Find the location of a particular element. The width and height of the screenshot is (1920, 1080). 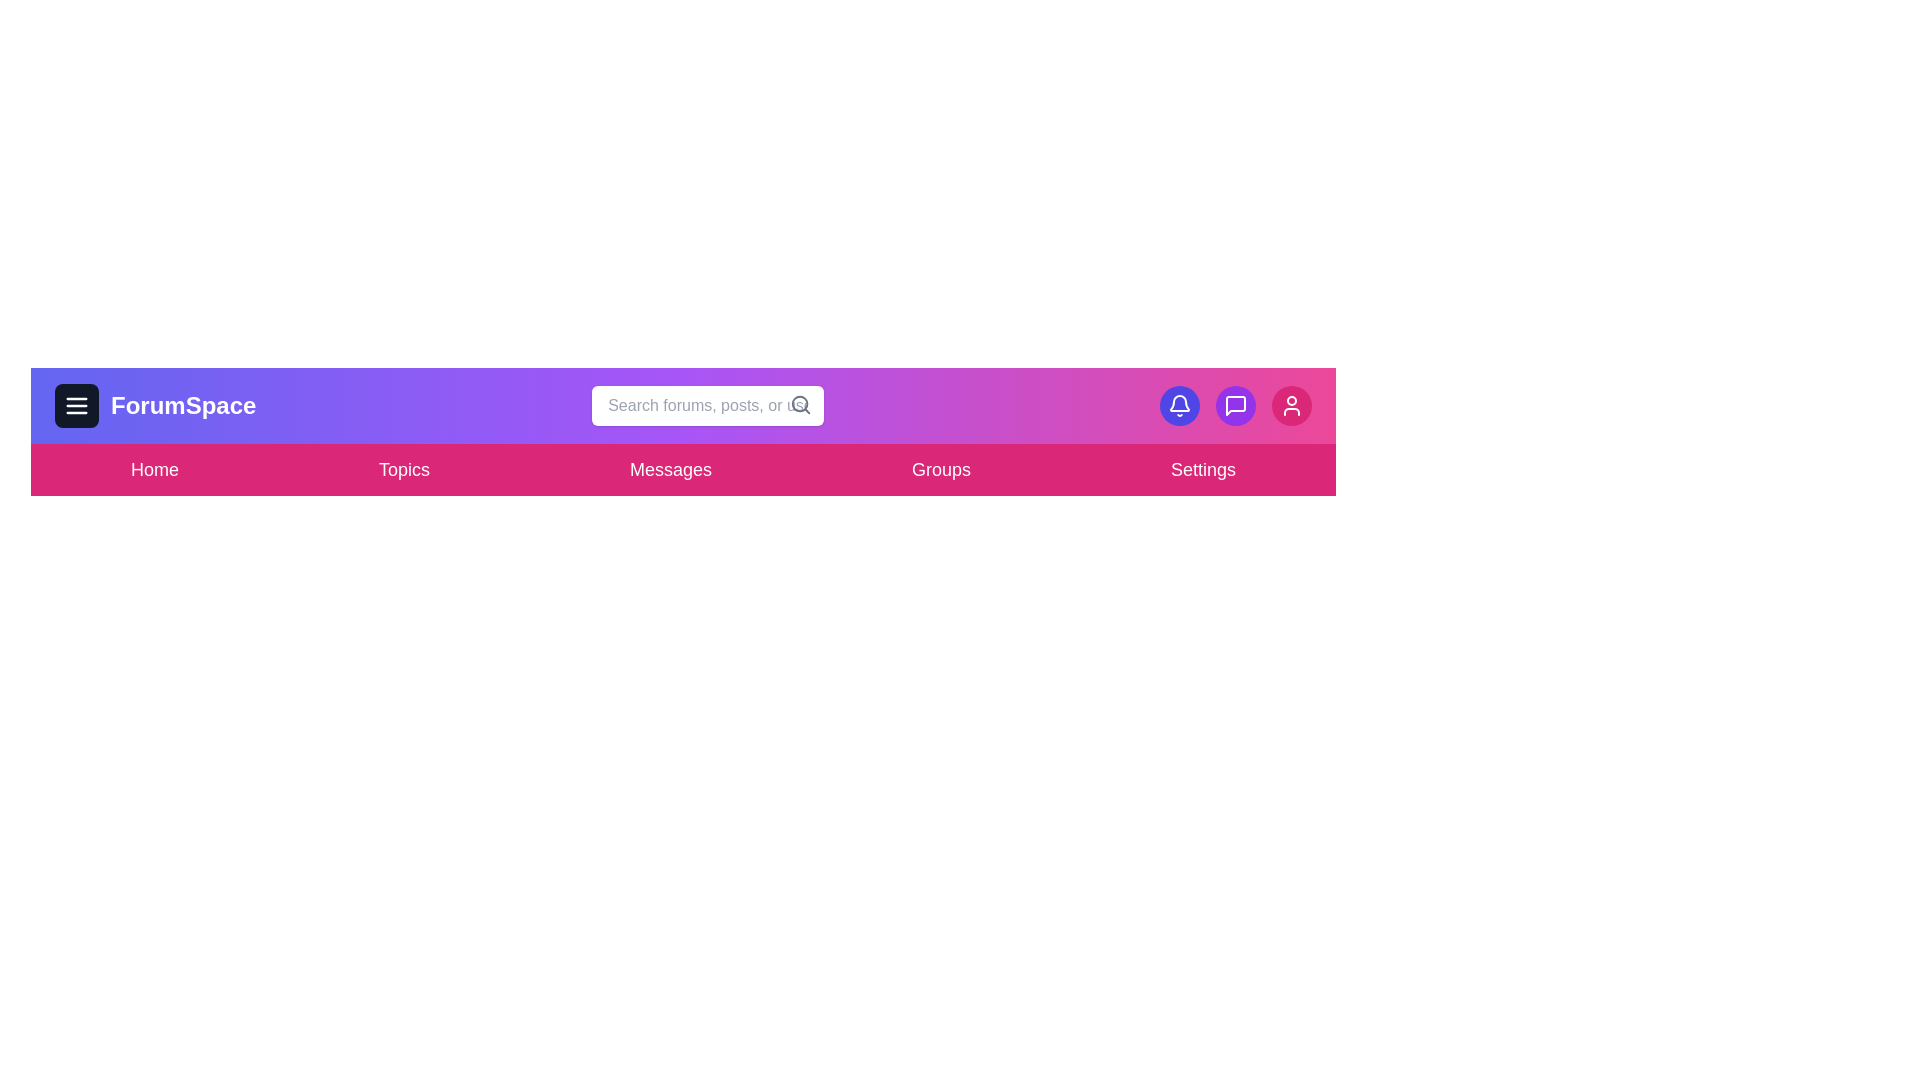

the 'Messages' button to access the messages section is located at coordinates (670, 470).